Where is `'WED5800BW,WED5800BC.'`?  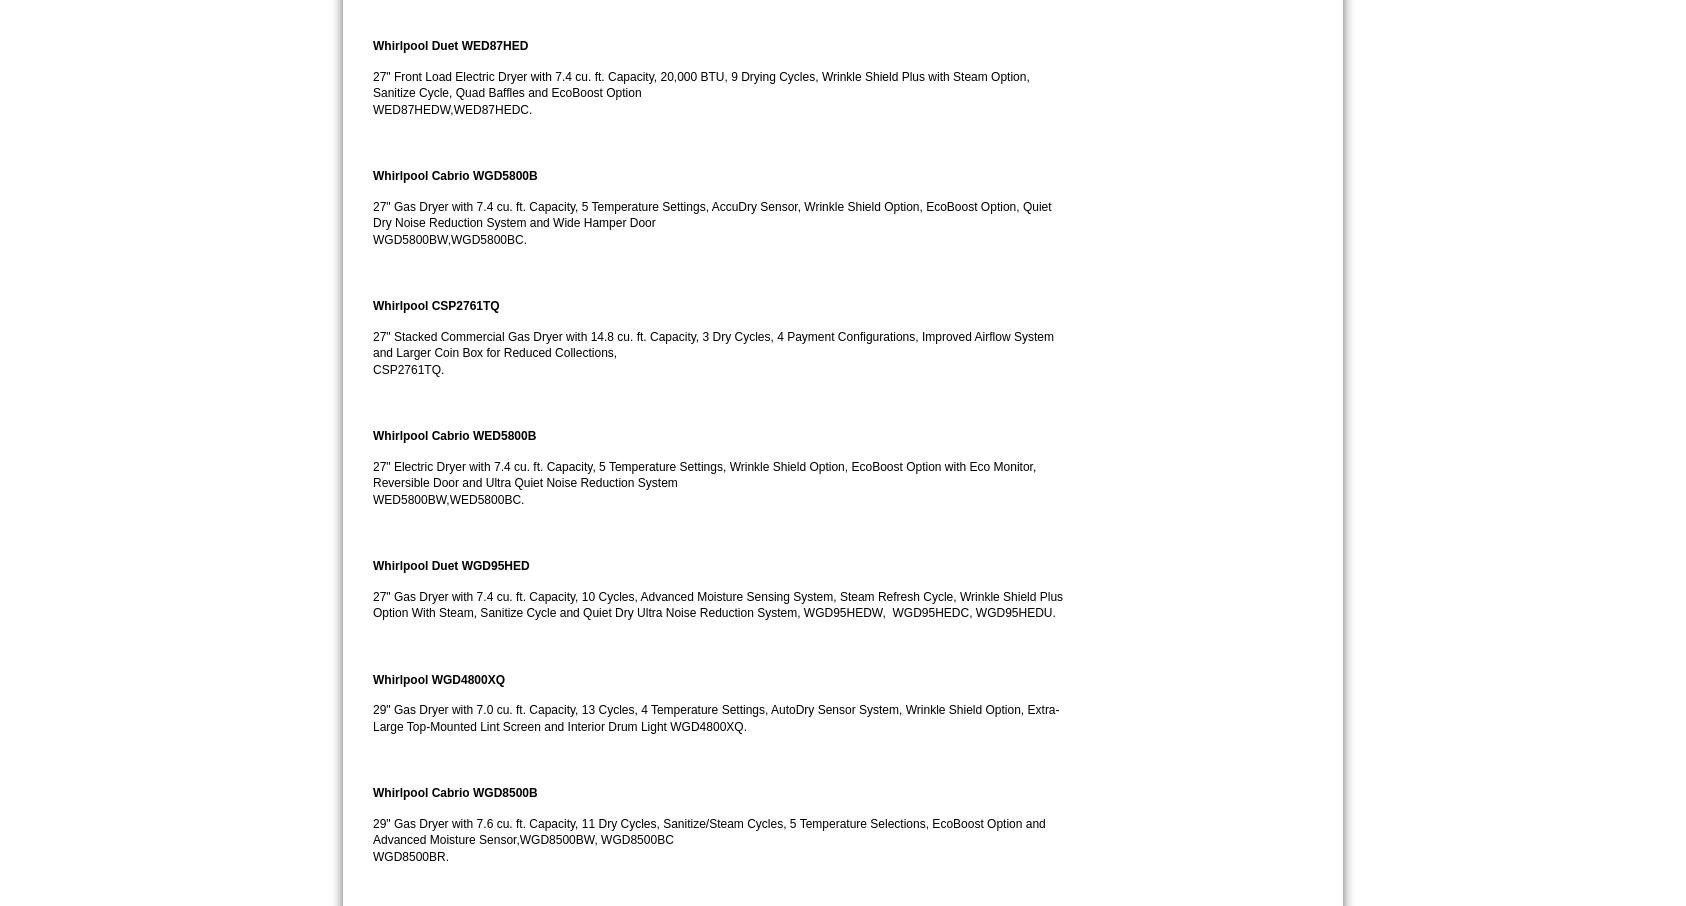
'WED5800BW,WED5800BC.' is located at coordinates (448, 499).